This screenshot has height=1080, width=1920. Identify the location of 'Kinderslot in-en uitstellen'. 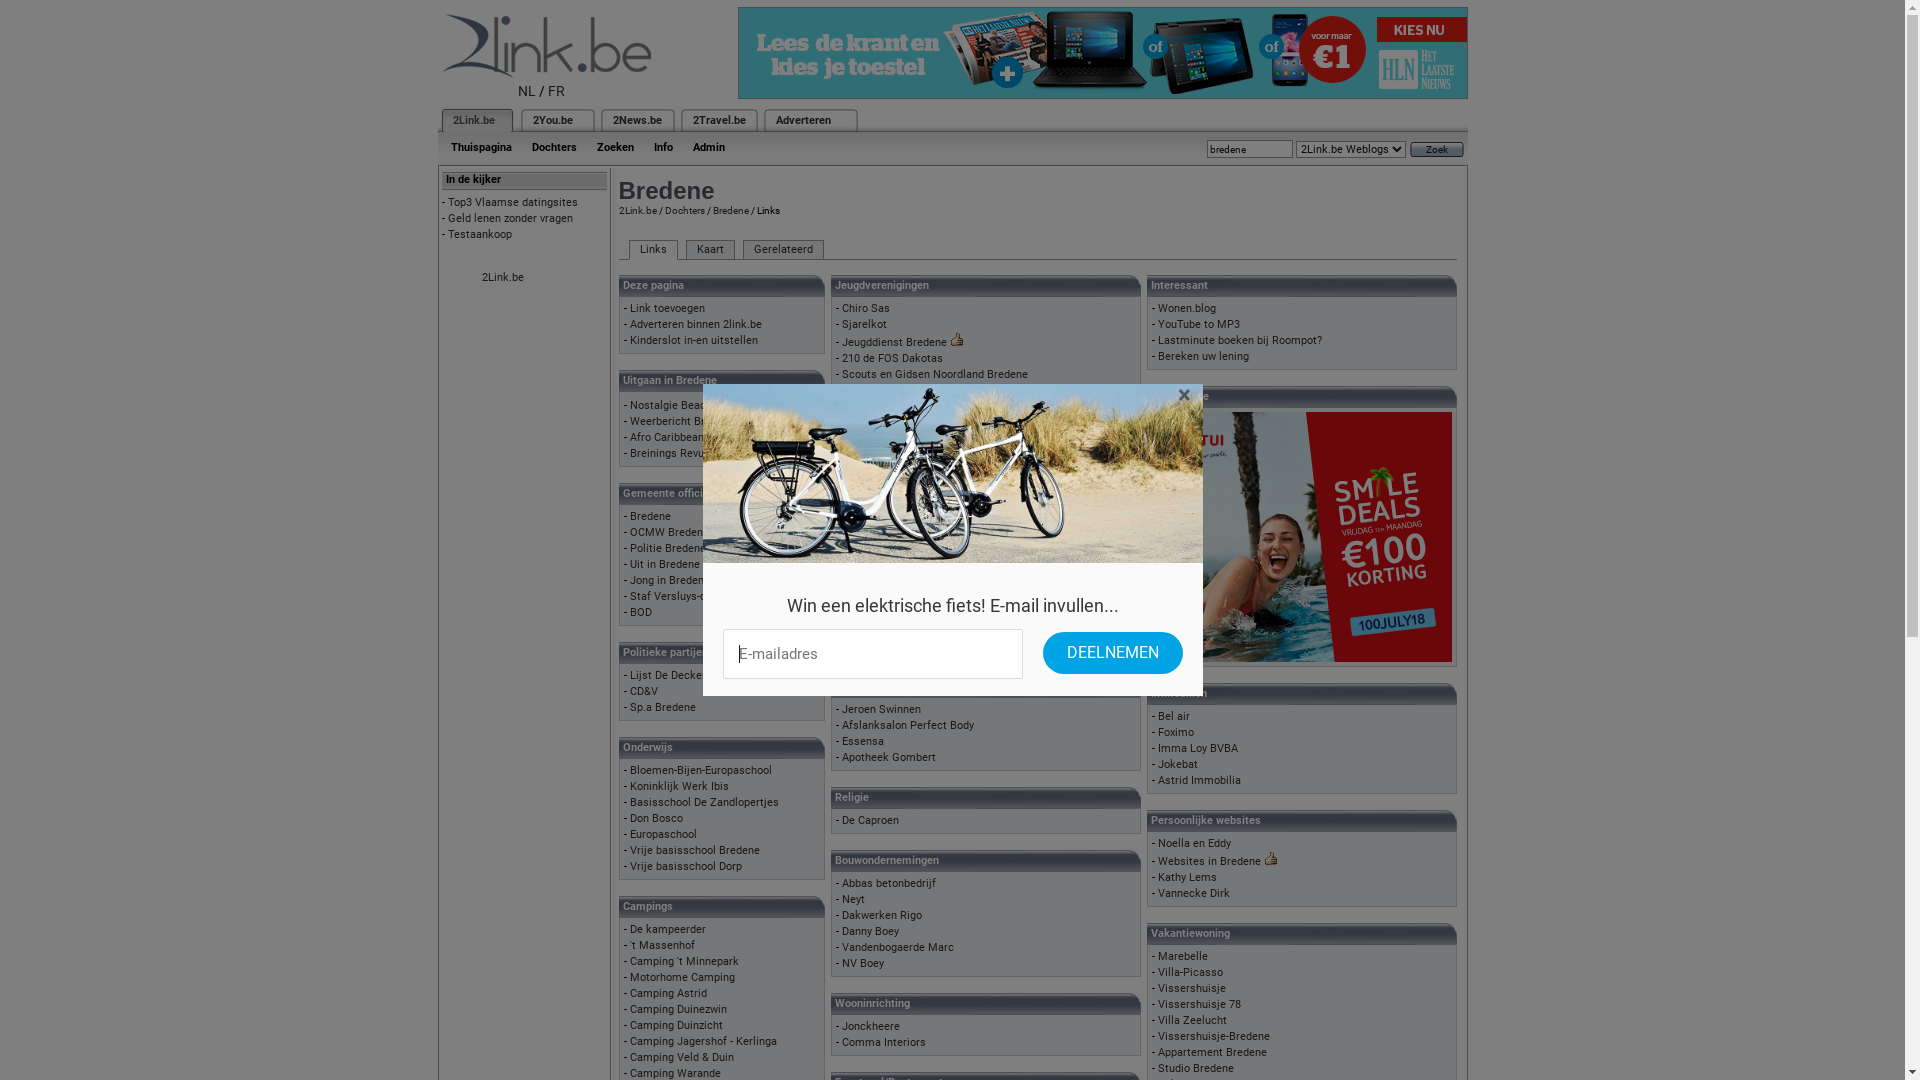
(628, 339).